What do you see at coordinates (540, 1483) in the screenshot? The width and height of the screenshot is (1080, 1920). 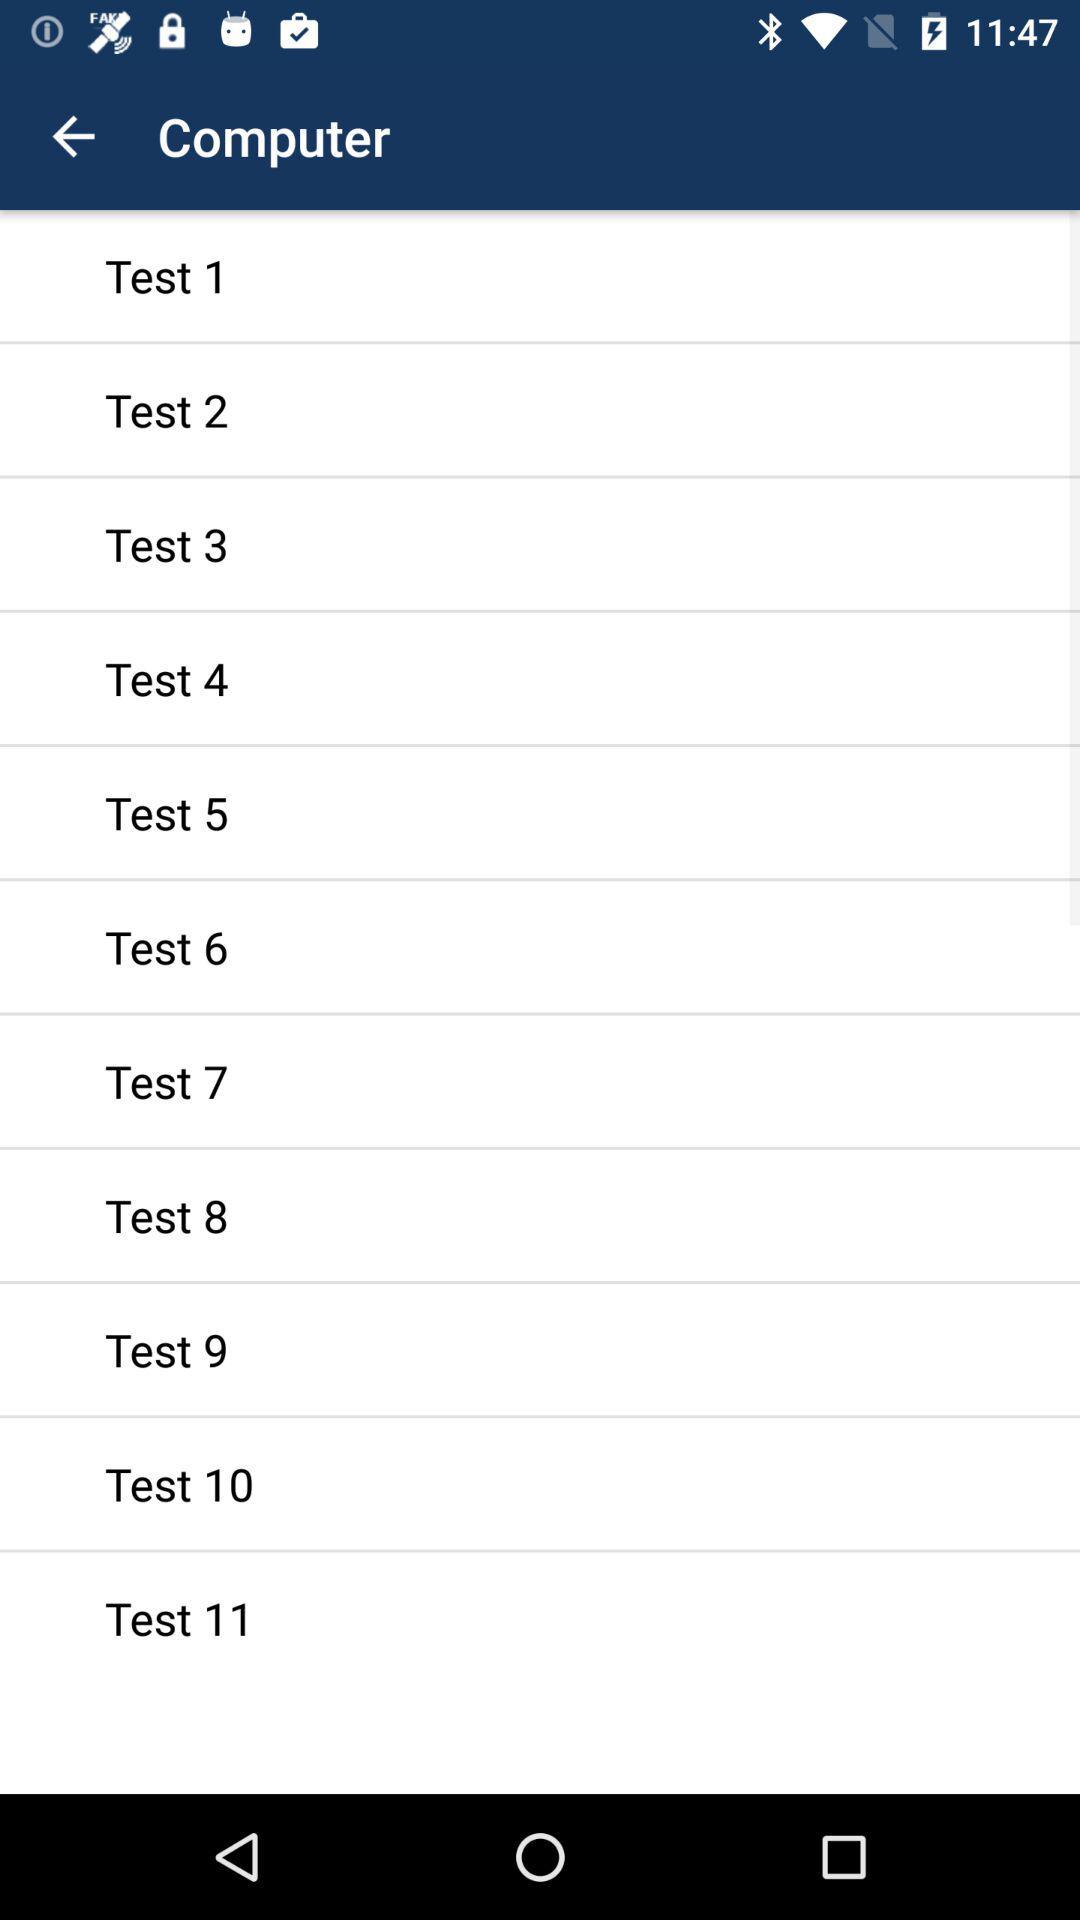 I see `the item below the test 9` at bounding box center [540, 1483].